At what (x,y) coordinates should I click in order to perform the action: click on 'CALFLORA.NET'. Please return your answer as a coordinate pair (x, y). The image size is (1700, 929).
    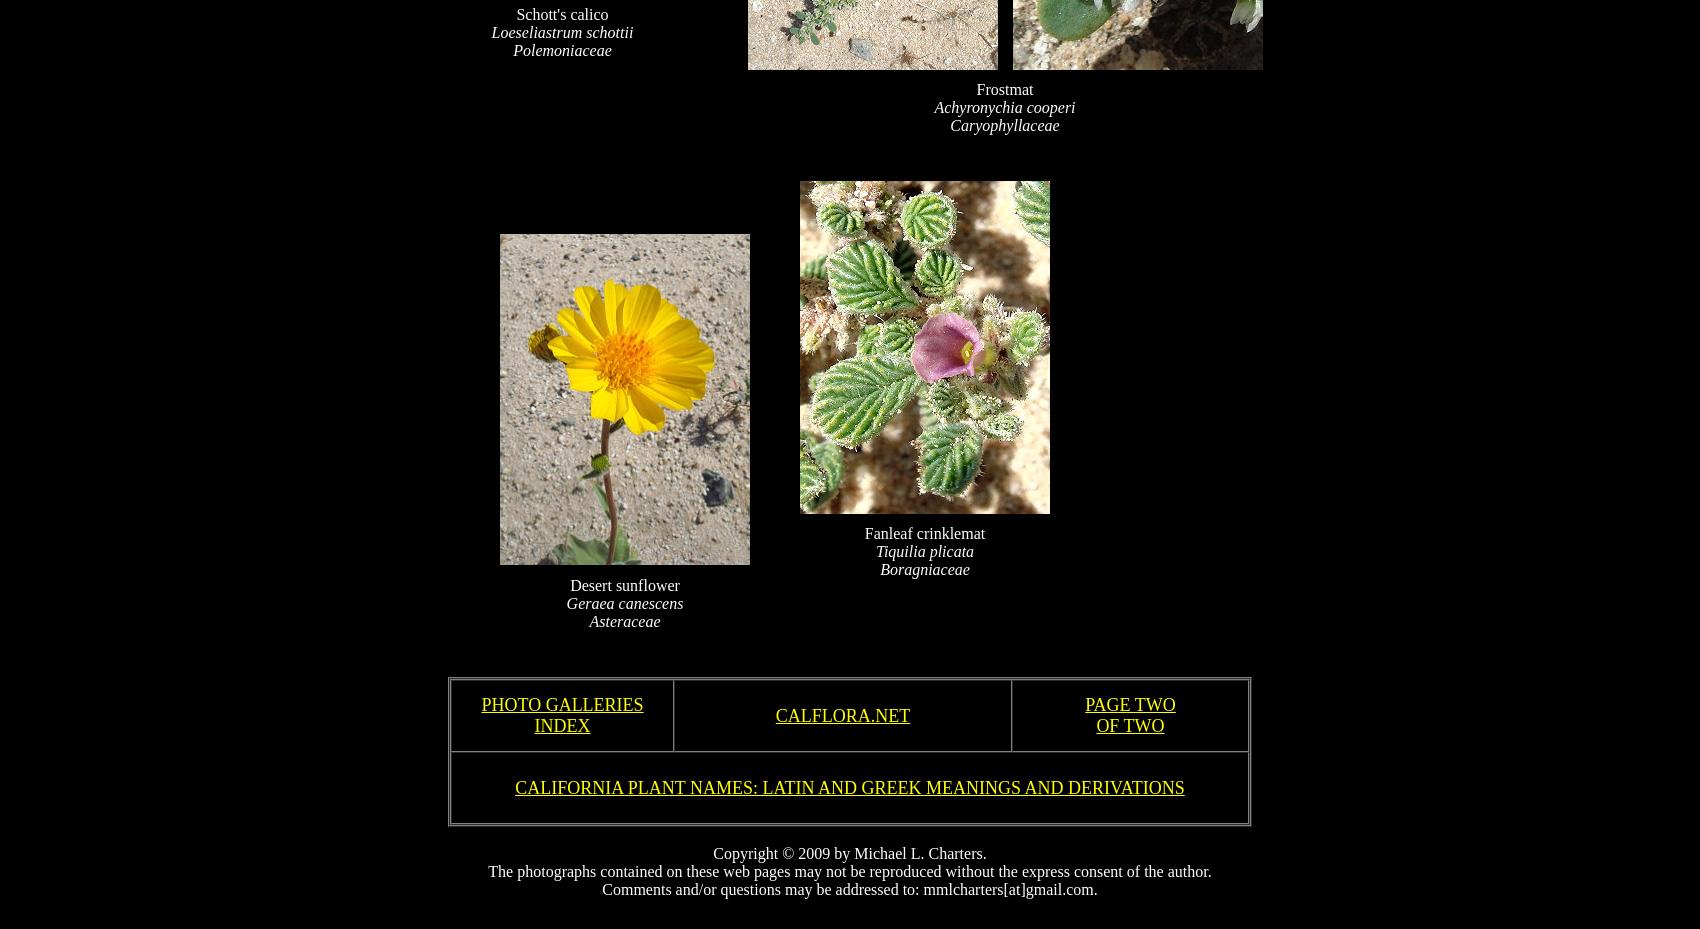
    Looking at the image, I should click on (841, 714).